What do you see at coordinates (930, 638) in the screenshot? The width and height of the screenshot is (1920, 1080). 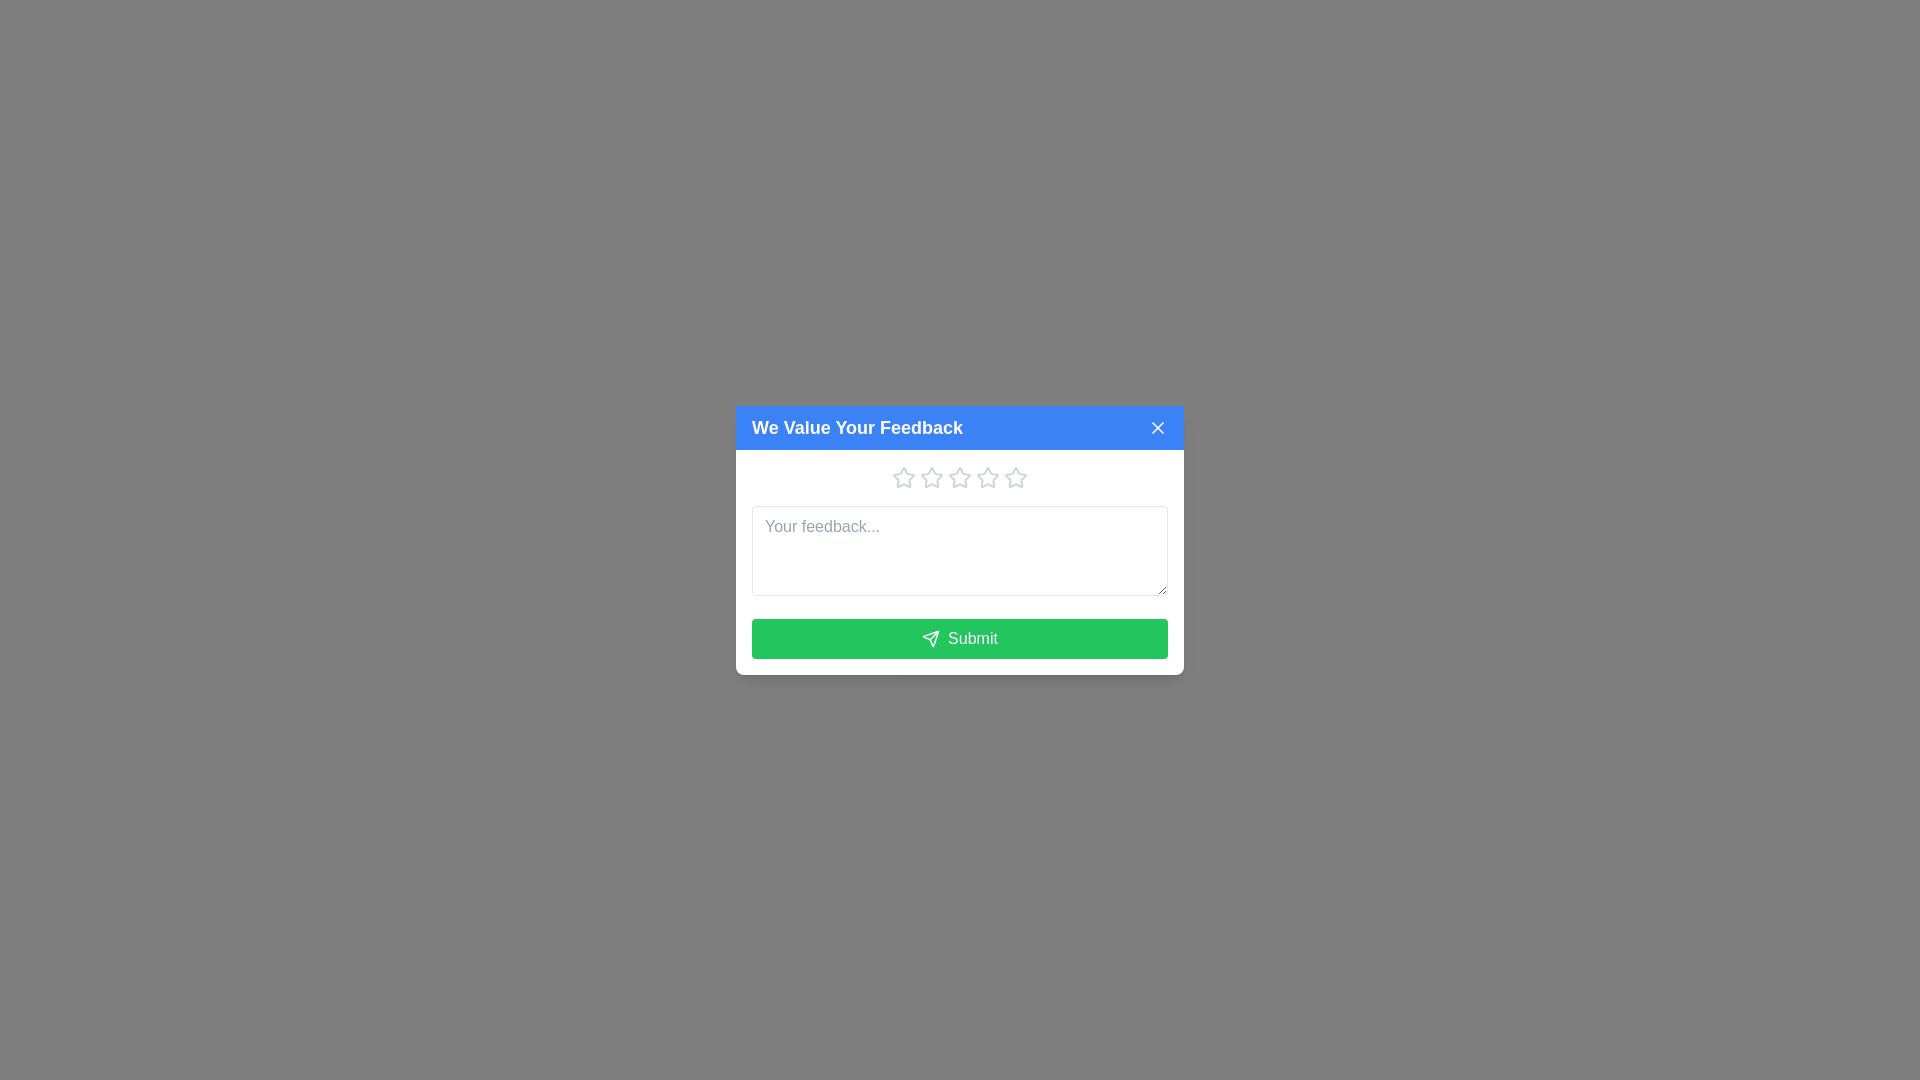 I see `the 'Submit' button icon, which is located at the bottom center of the feedback modal dialog and is styled with a green background and white text` at bounding box center [930, 638].